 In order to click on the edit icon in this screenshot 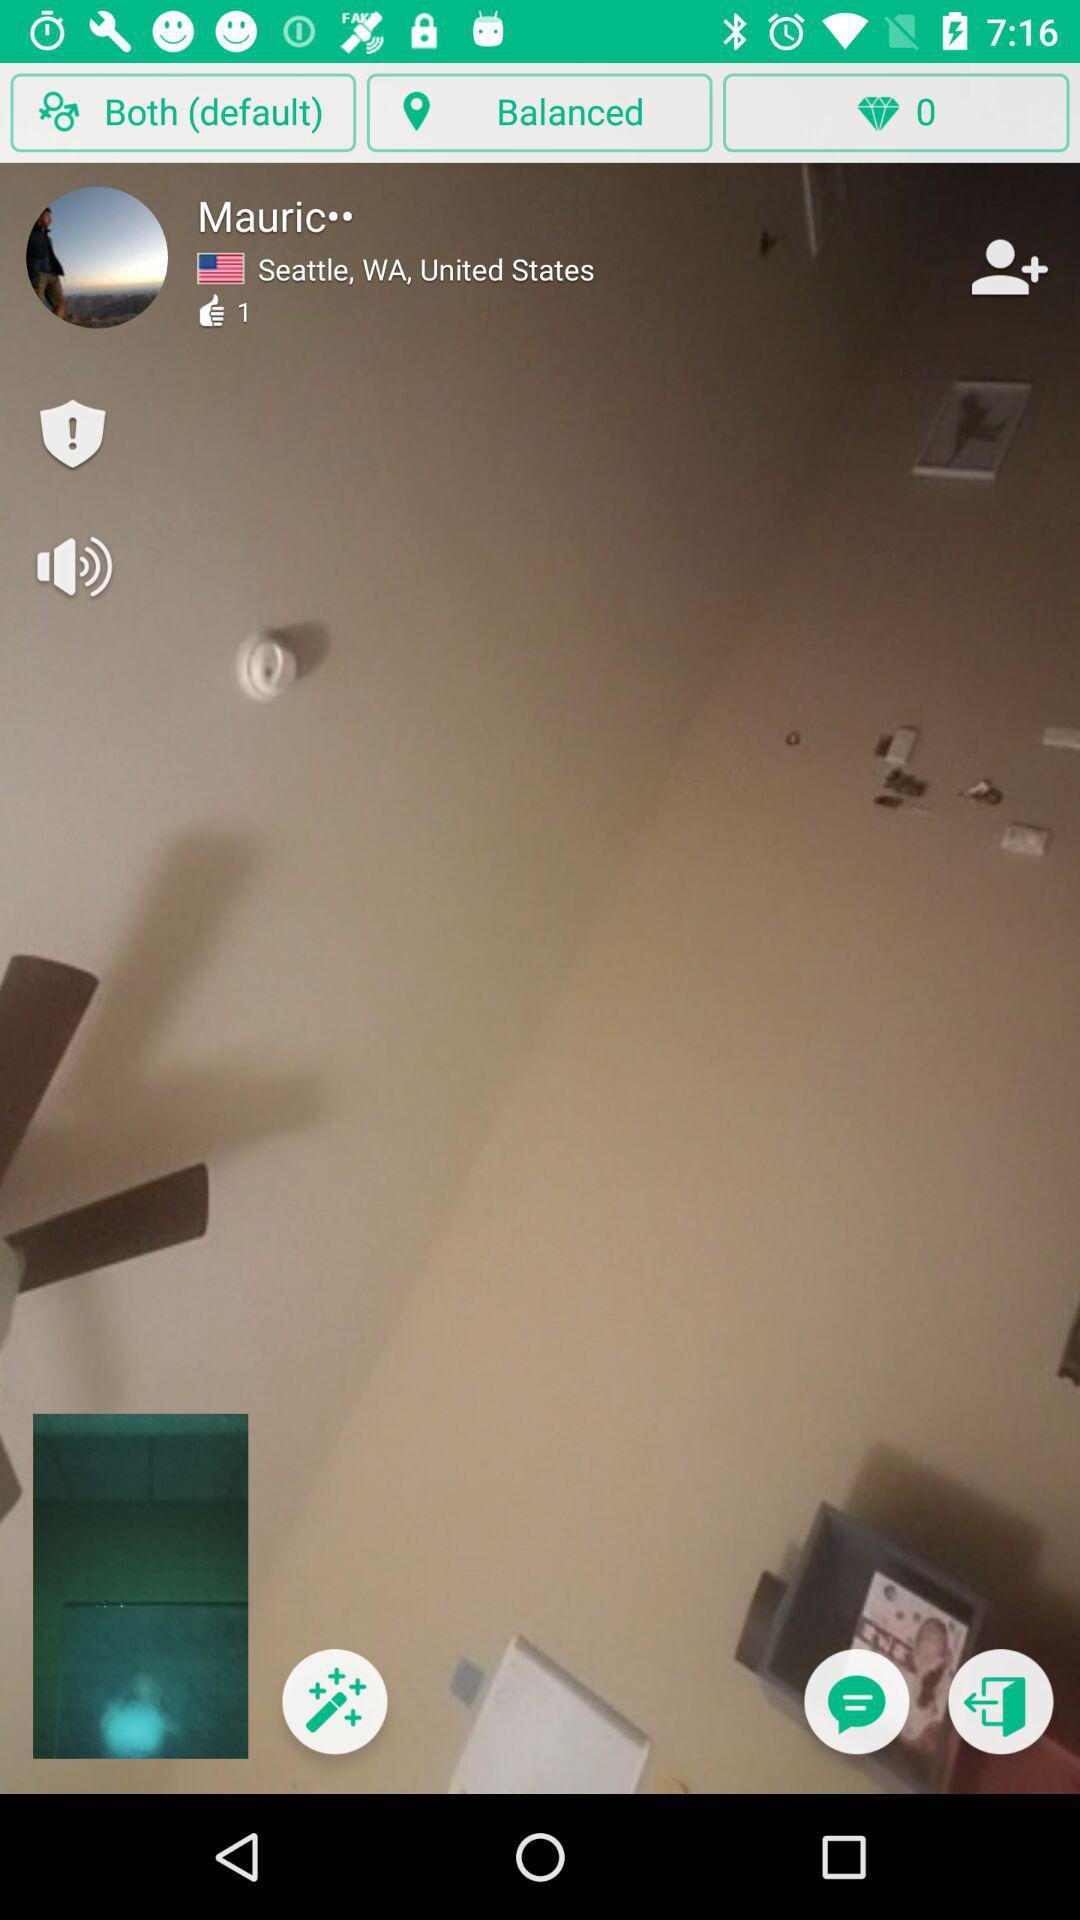, I will do `click(333, 1713)`.